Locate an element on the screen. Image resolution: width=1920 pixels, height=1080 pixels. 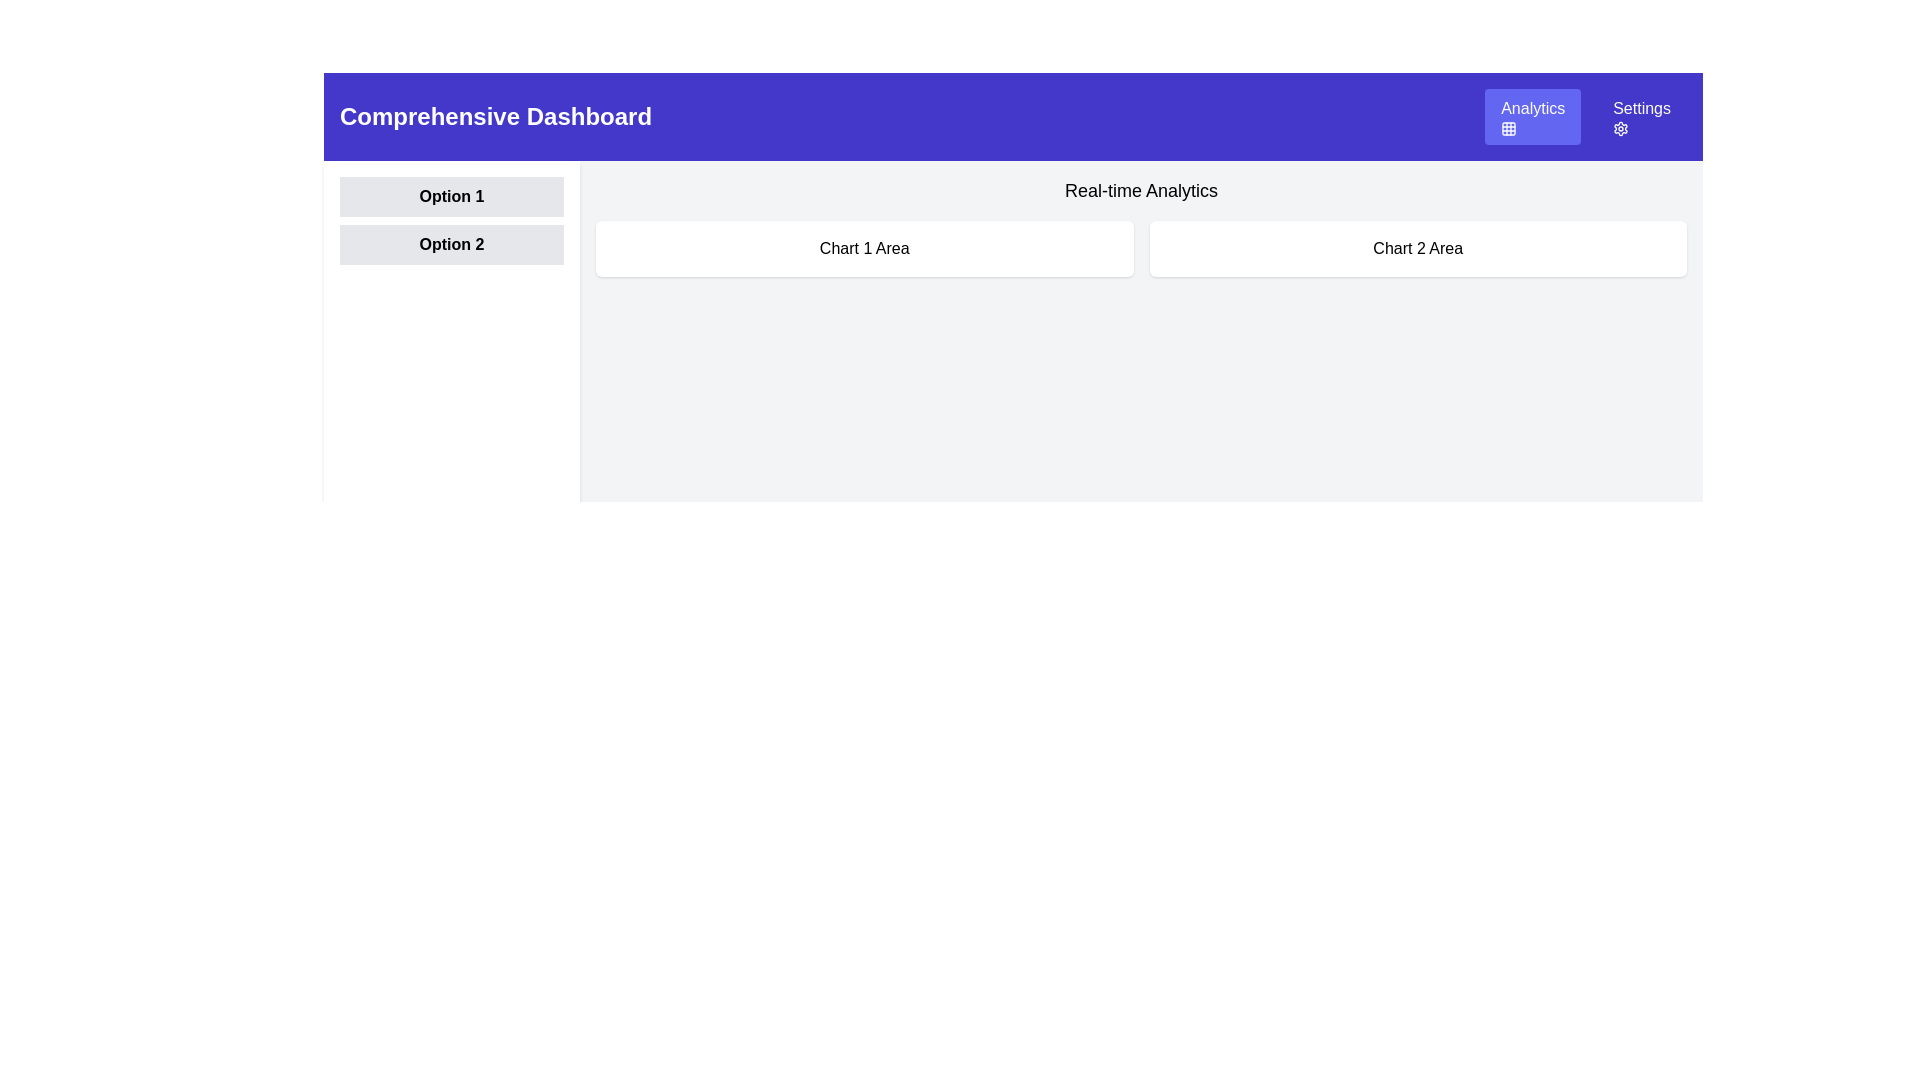
the grid icon located in the central position of the 3x3 grid pattern is located at coordinates (1509, 128).